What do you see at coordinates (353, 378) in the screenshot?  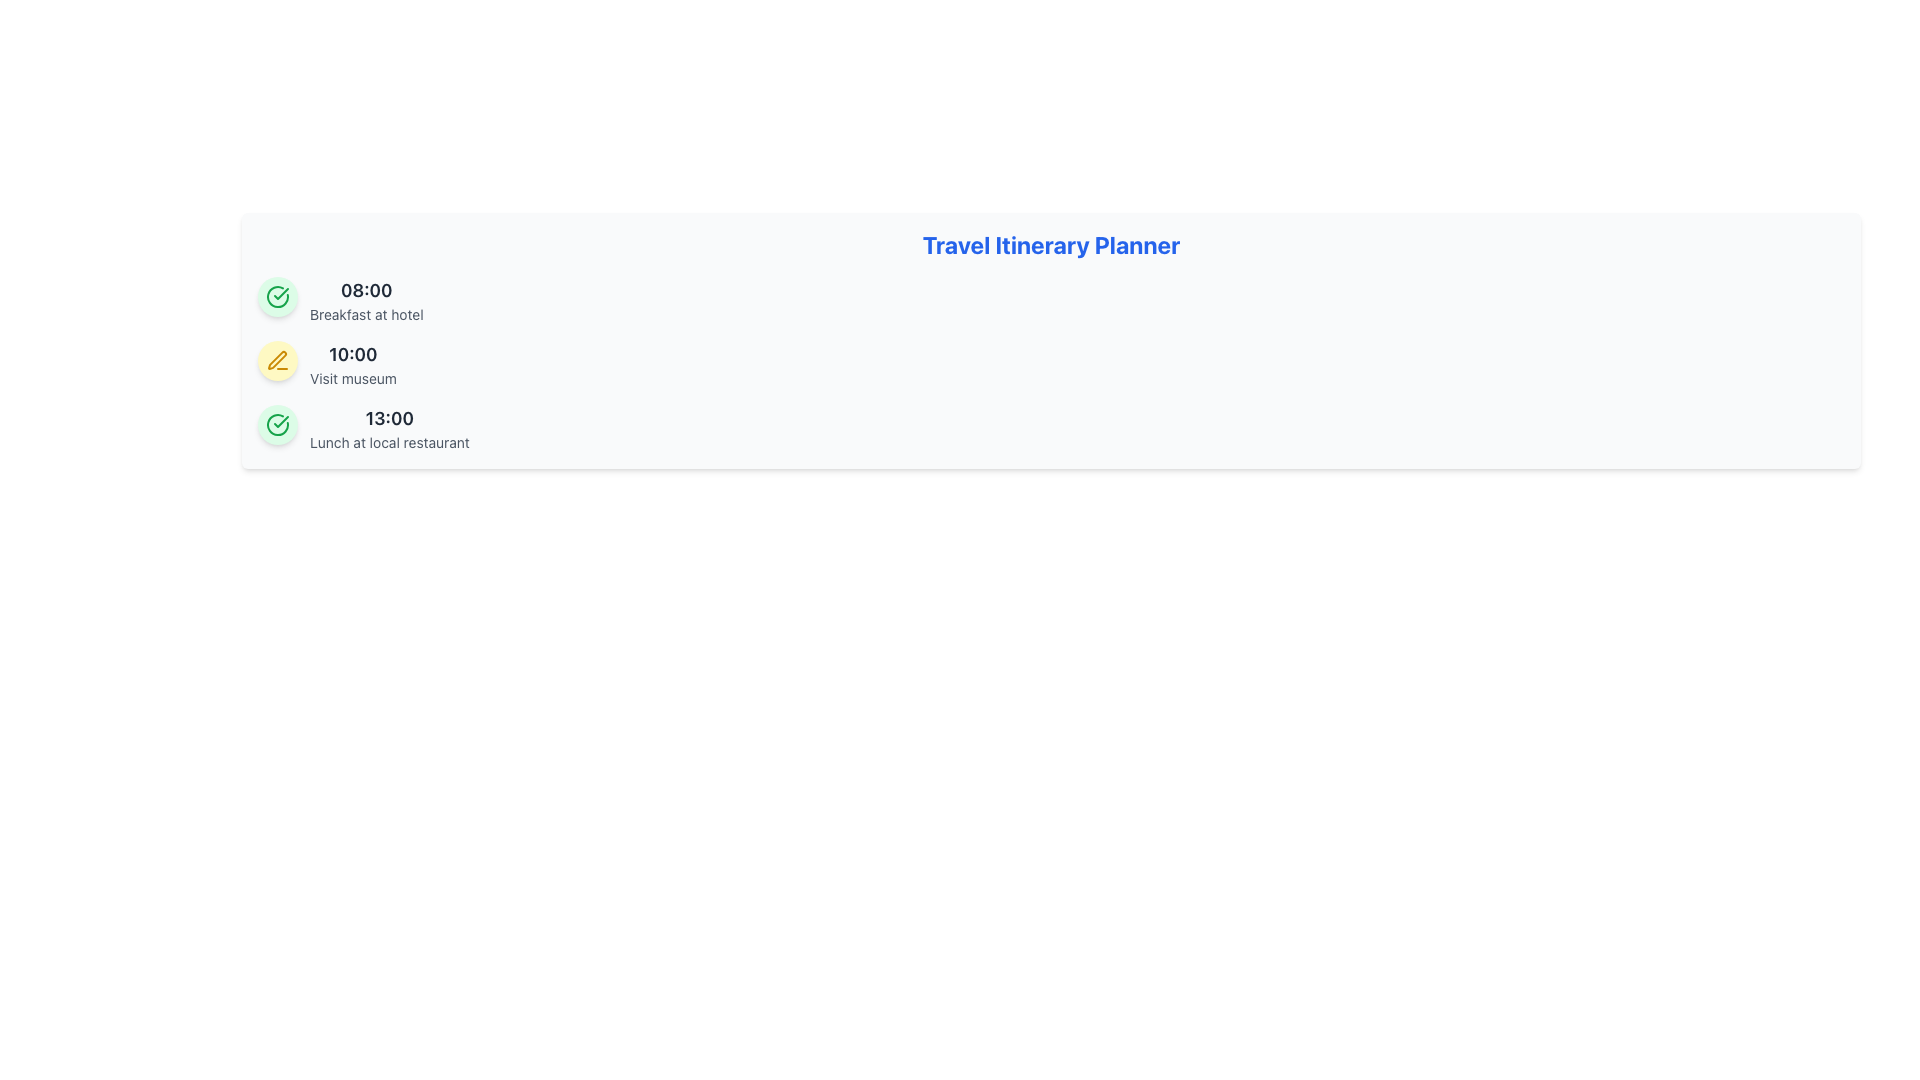 I see `the label 'Visit museum', which is displayed in a smaller, light-gray font beneath the bold text '10:00' in the itinerary list` at bounding box center [353, 378].